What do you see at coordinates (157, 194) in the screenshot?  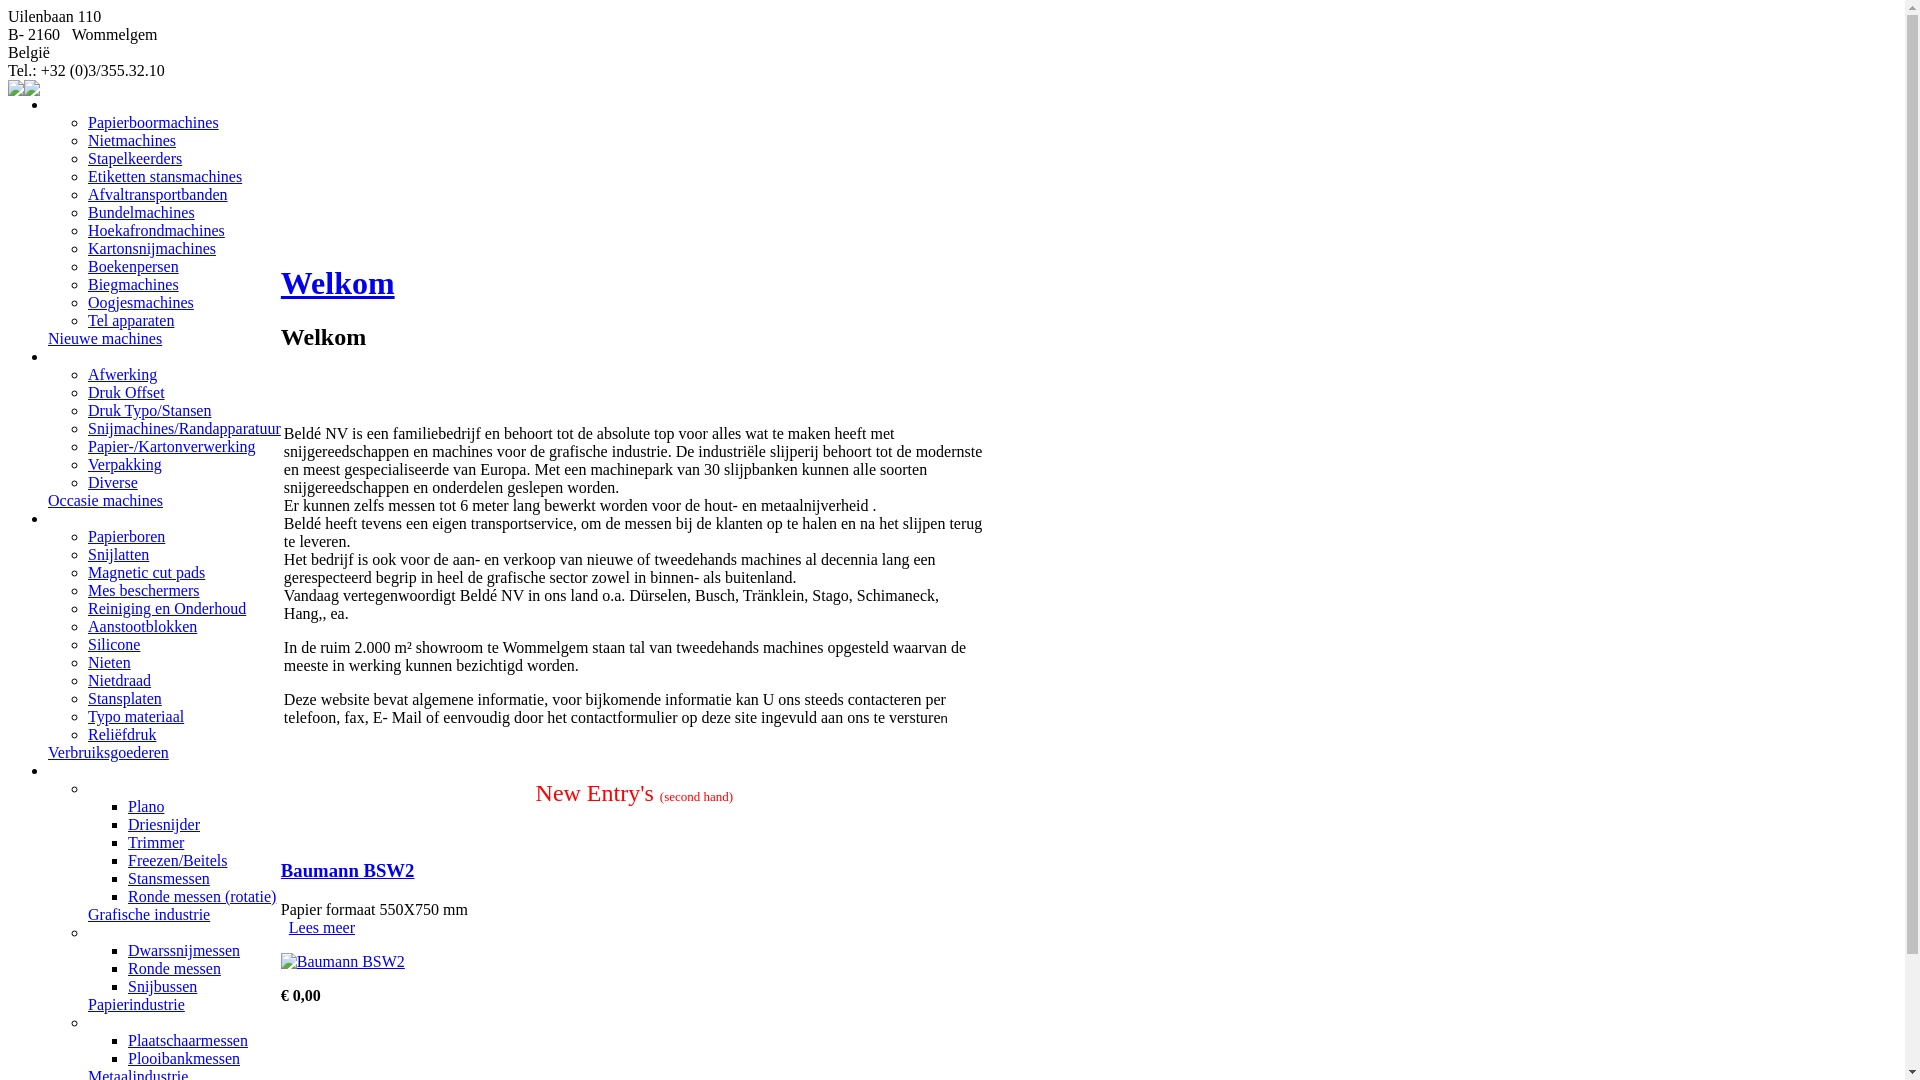 I see `'Afvaltransportbanden'` at bounding box center [157, 194].